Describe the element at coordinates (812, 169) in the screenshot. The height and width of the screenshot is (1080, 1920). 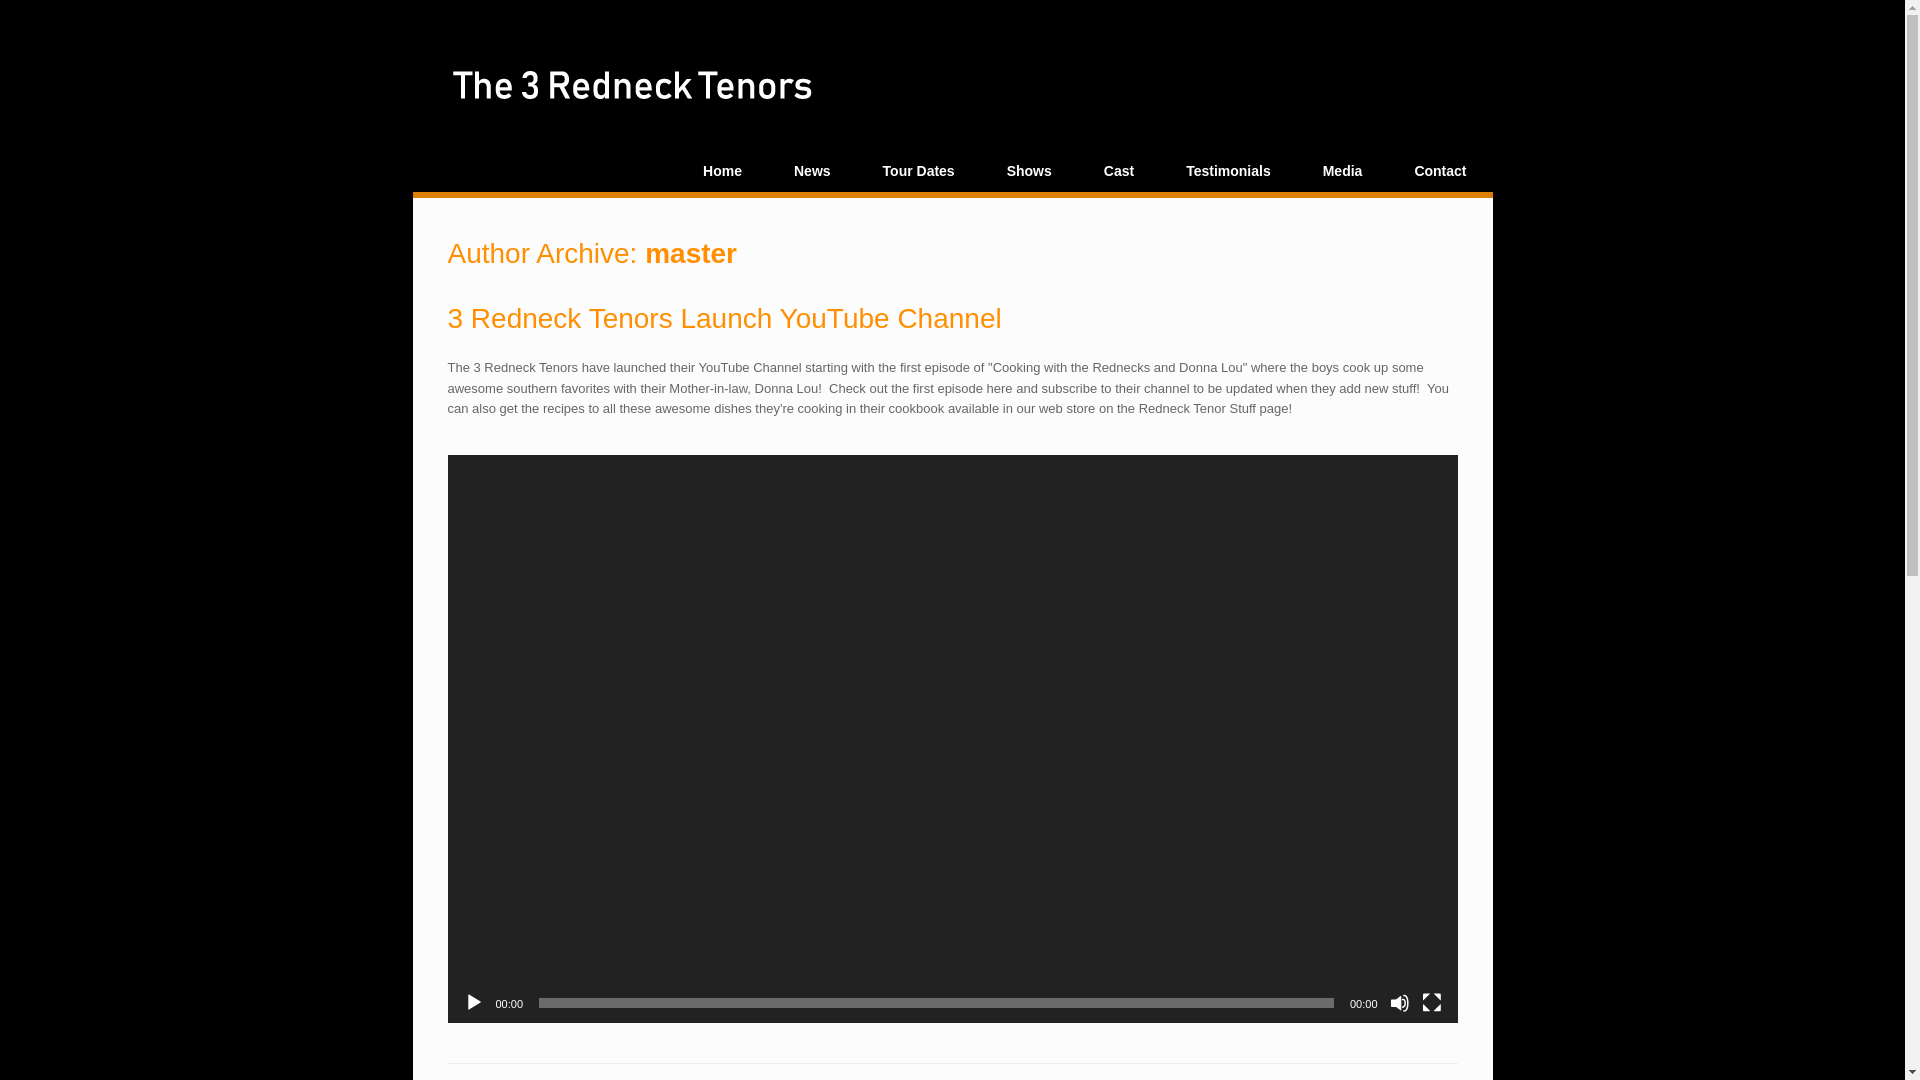
I see `'News'` at that location.